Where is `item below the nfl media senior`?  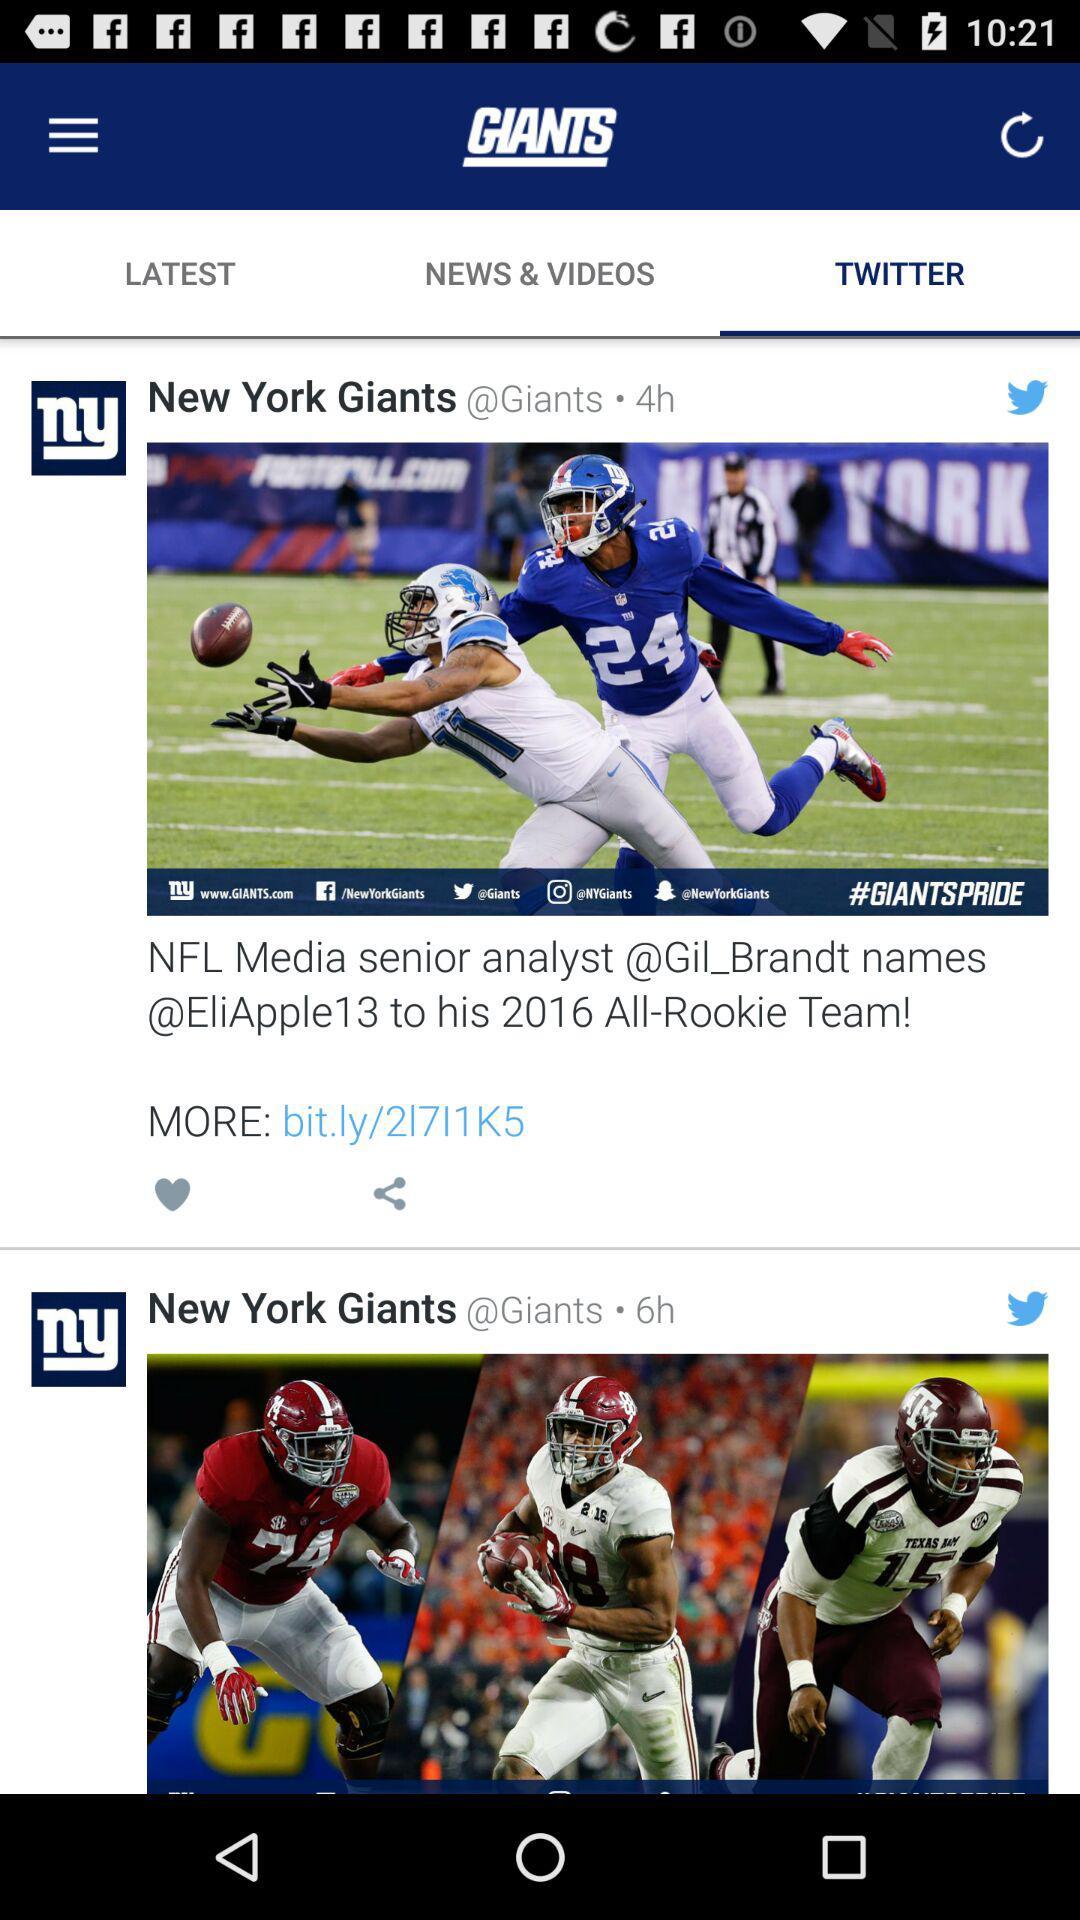
item below the nfl media senior is located at coordinates (171, 1197).